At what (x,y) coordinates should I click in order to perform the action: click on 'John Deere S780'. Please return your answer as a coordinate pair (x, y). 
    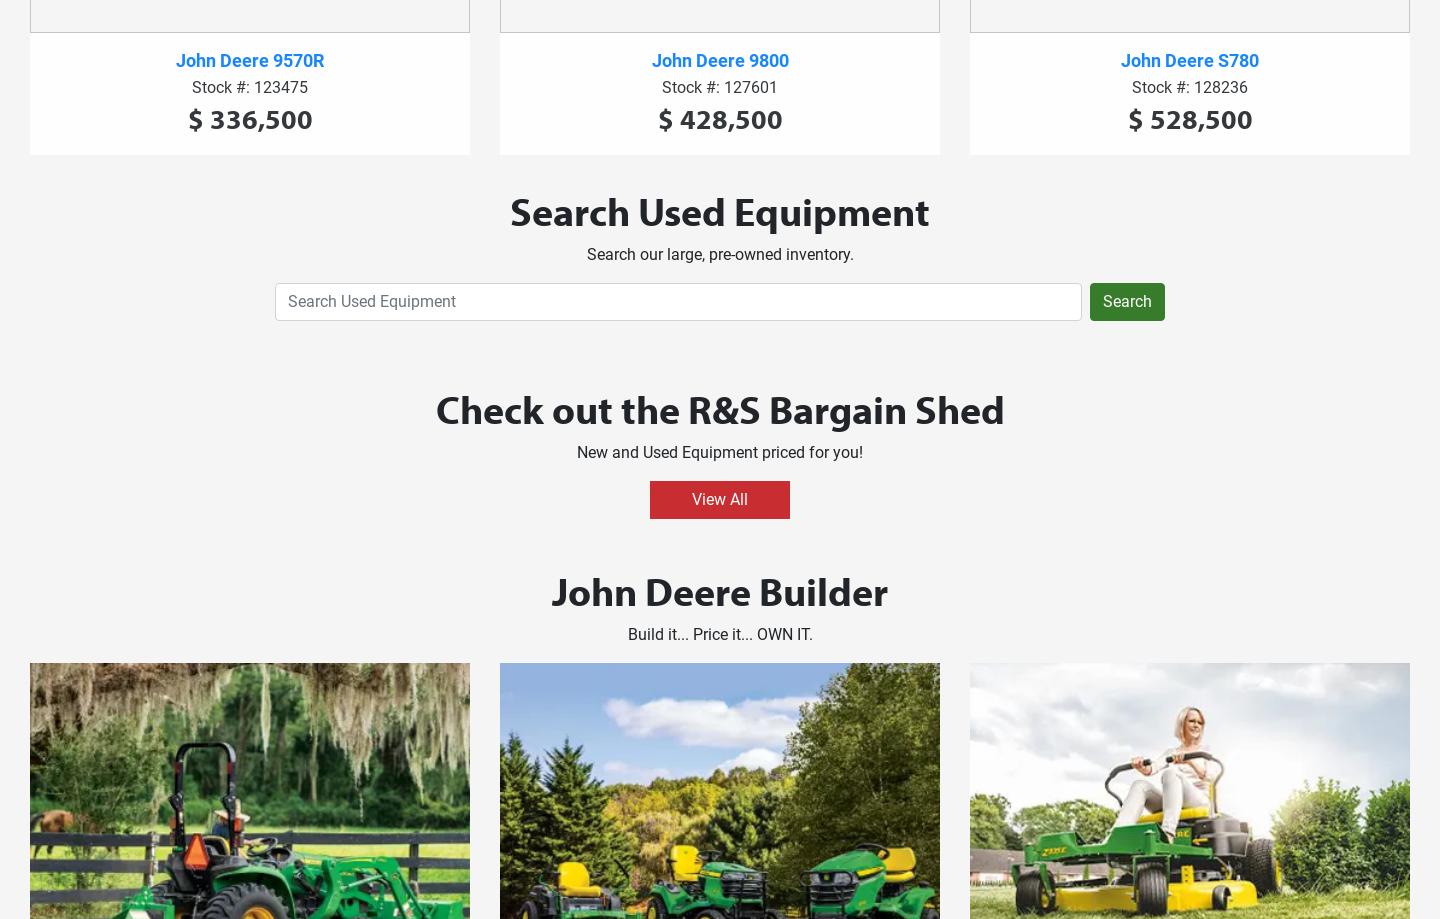
    Looking at the image, I should click on (1190, 59).